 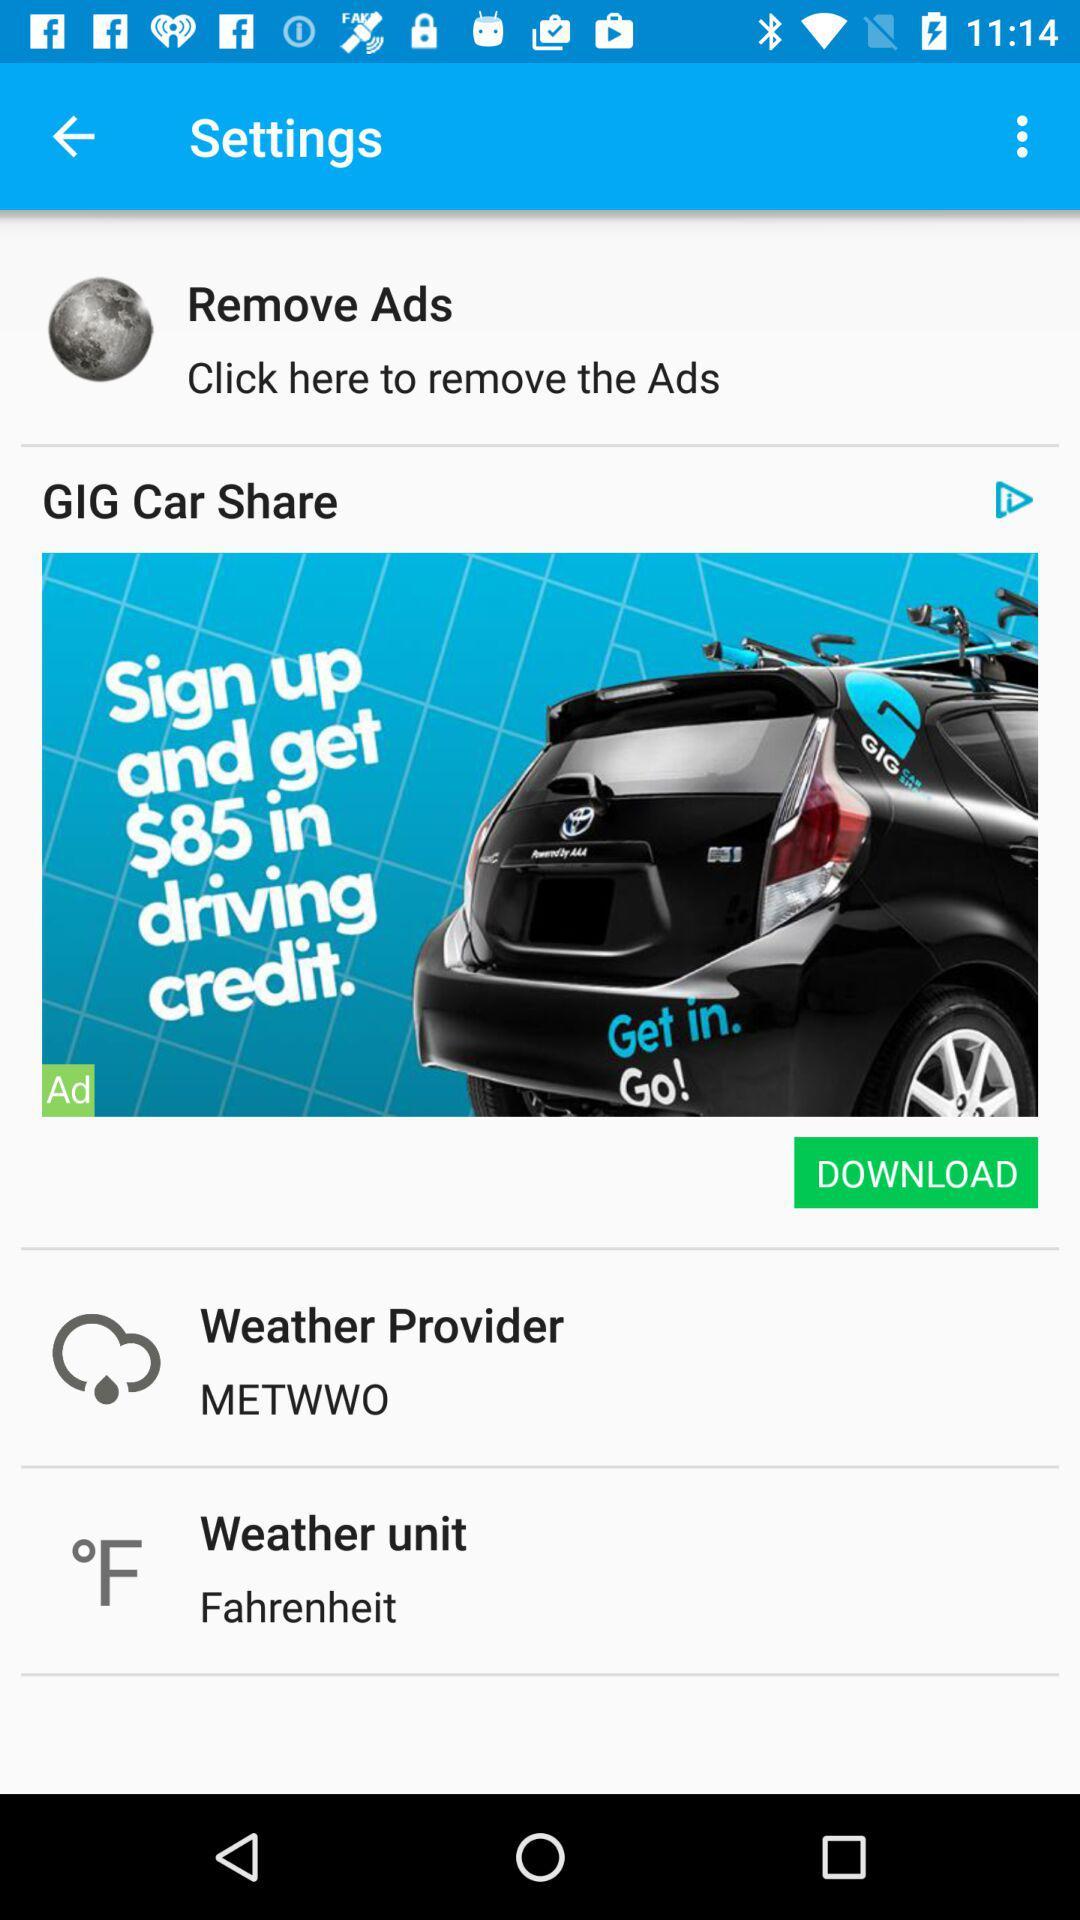 What do you see at coordinates (914, 1172) in the screenshot?
I see `the download` at bounding box center [914, 1172].